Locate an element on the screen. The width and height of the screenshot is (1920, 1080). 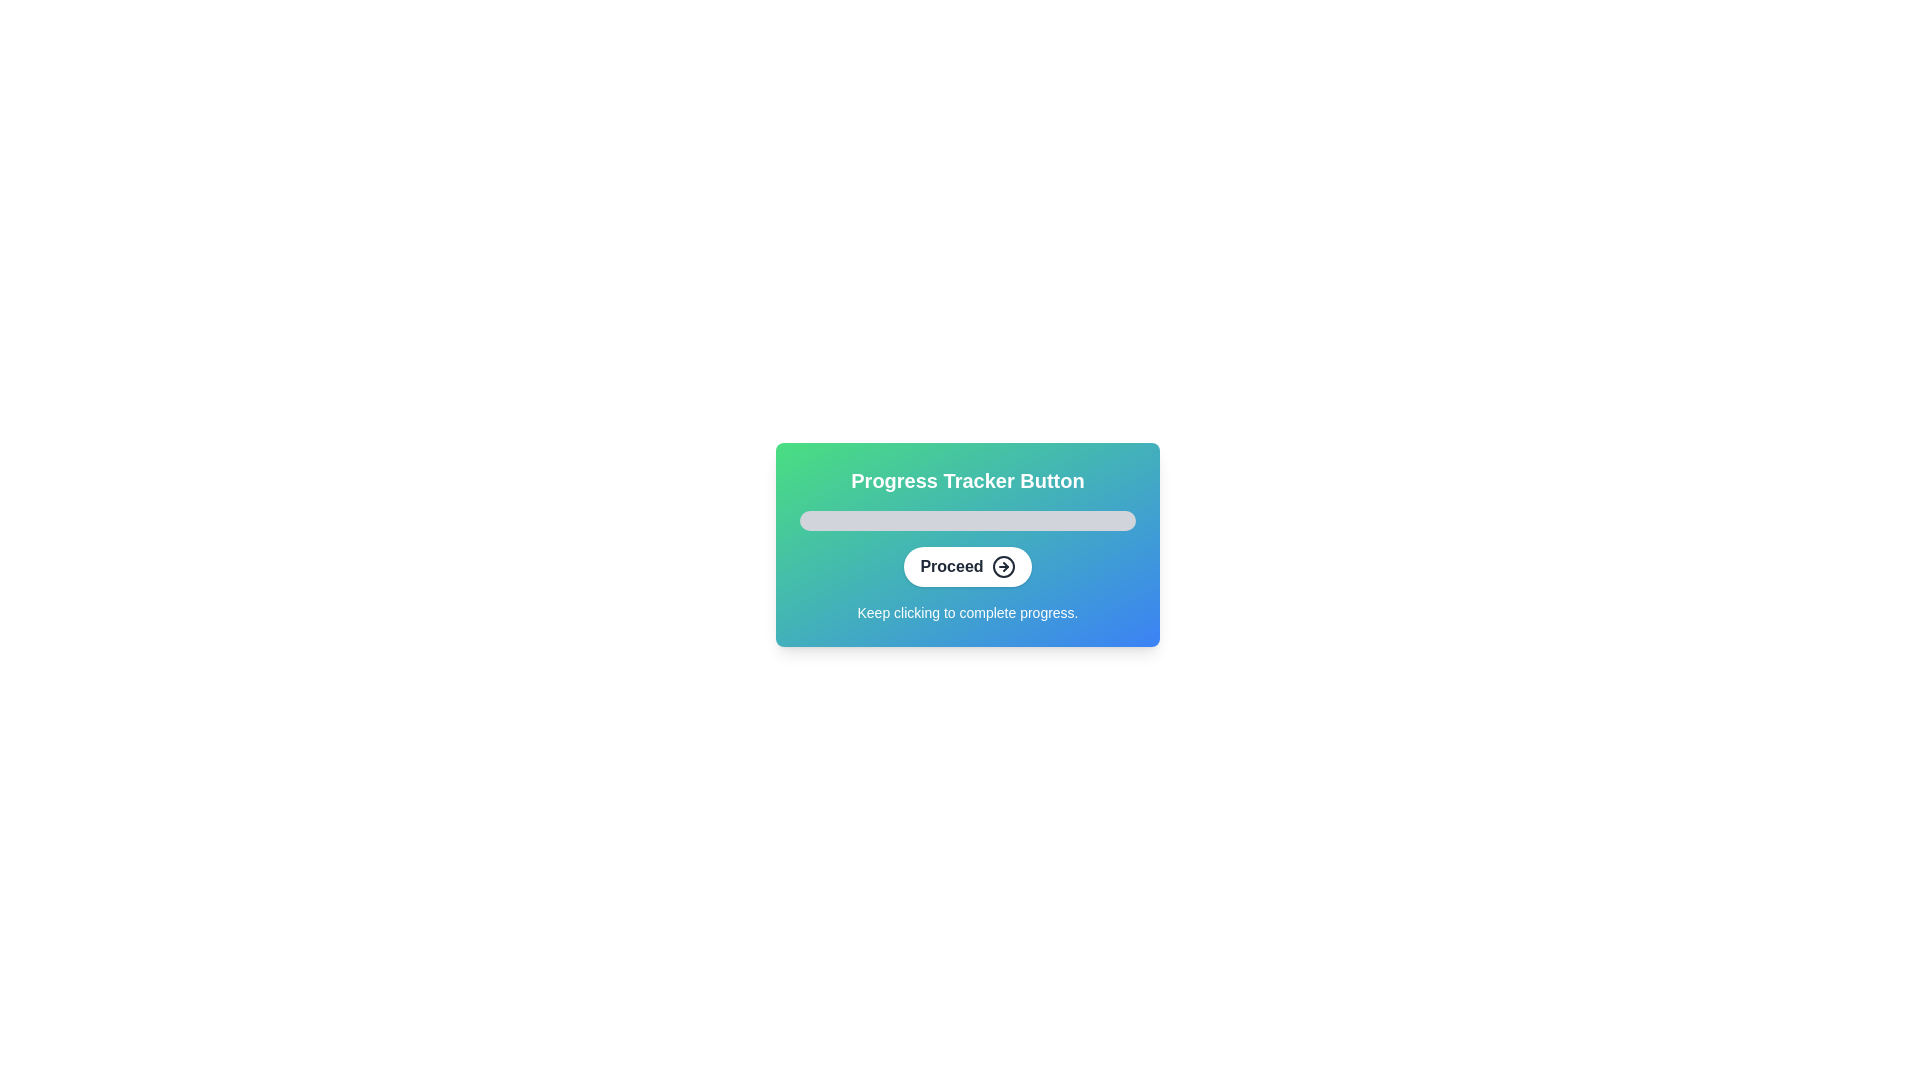
the icon with a right-pointing arrow located on the right side of the 'Proceed' button is located at coordinates (1003, 567).